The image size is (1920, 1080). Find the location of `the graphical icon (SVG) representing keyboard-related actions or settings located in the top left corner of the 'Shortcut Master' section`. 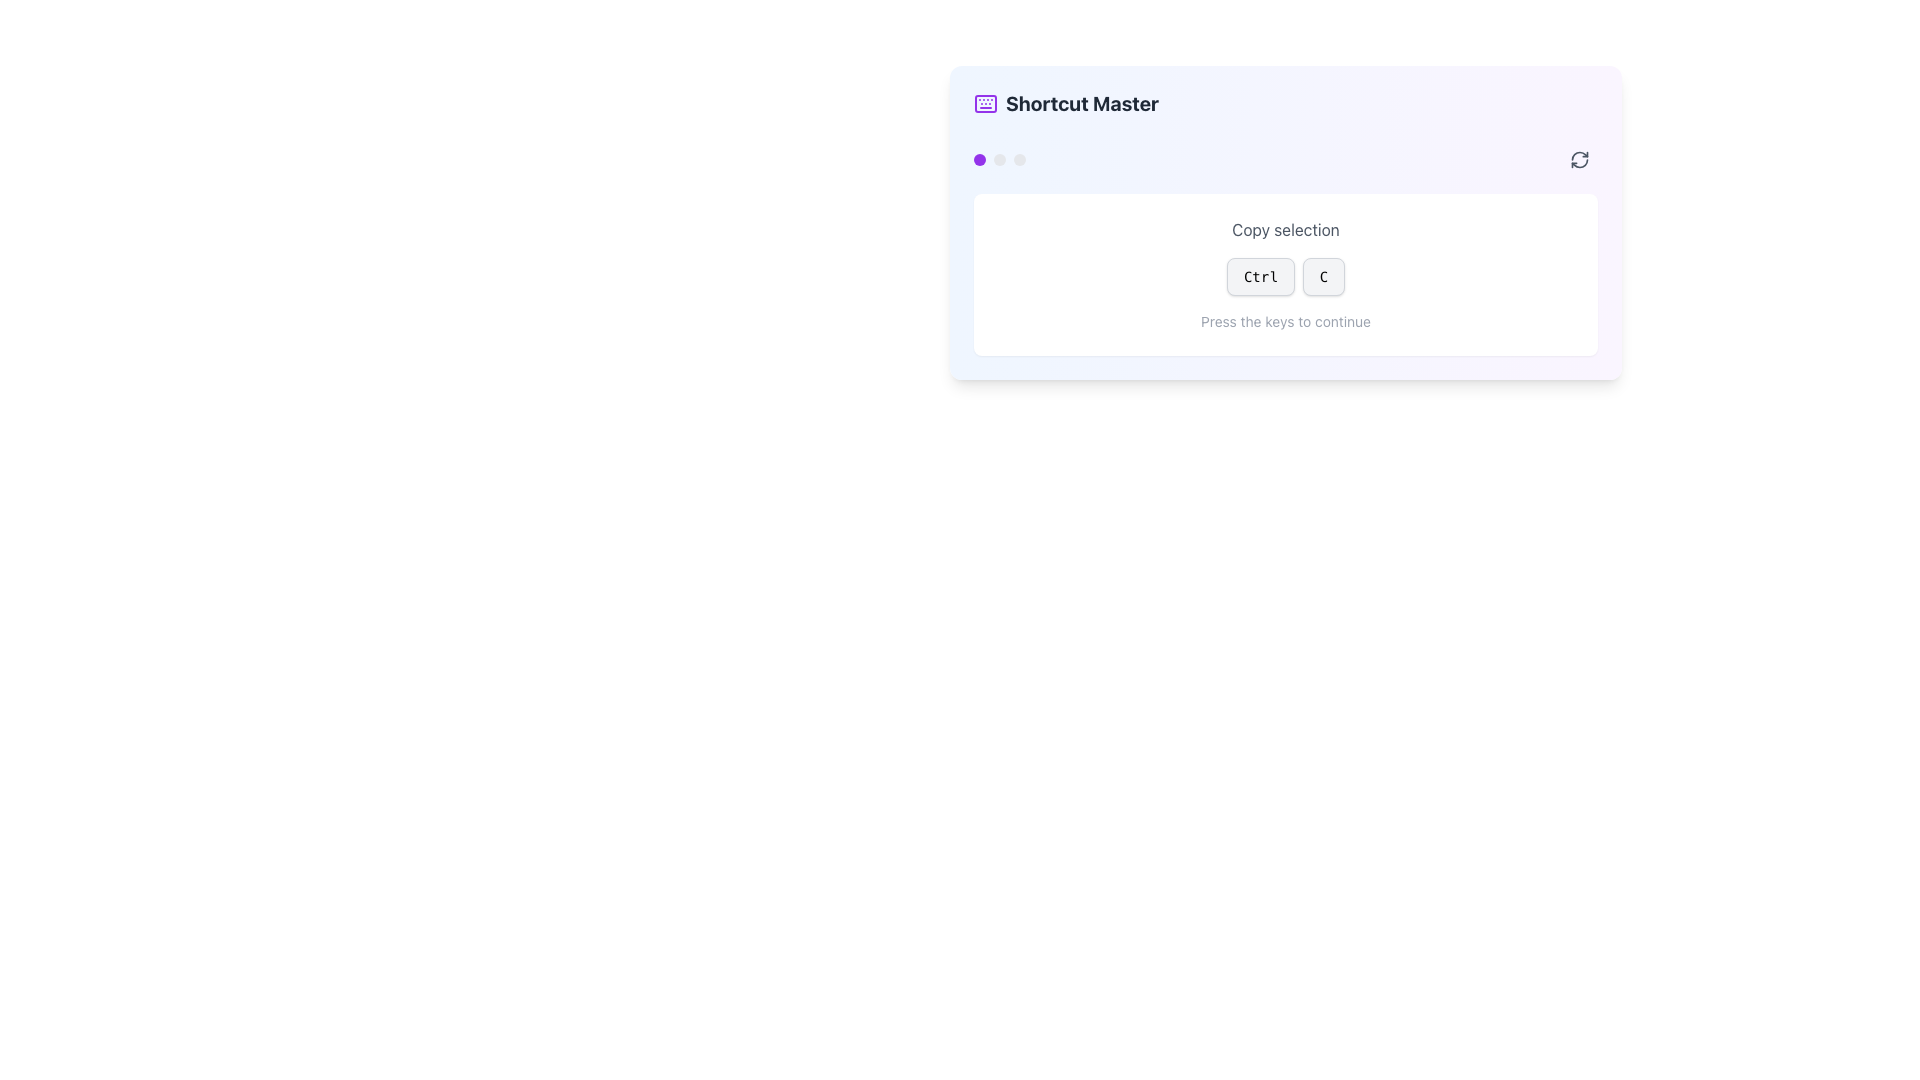

the graphical icon (SVG) representing keyboard-related actions or settings located in the top left corner of the 'Shortcut Master' section is located at coordinates (985, 104).